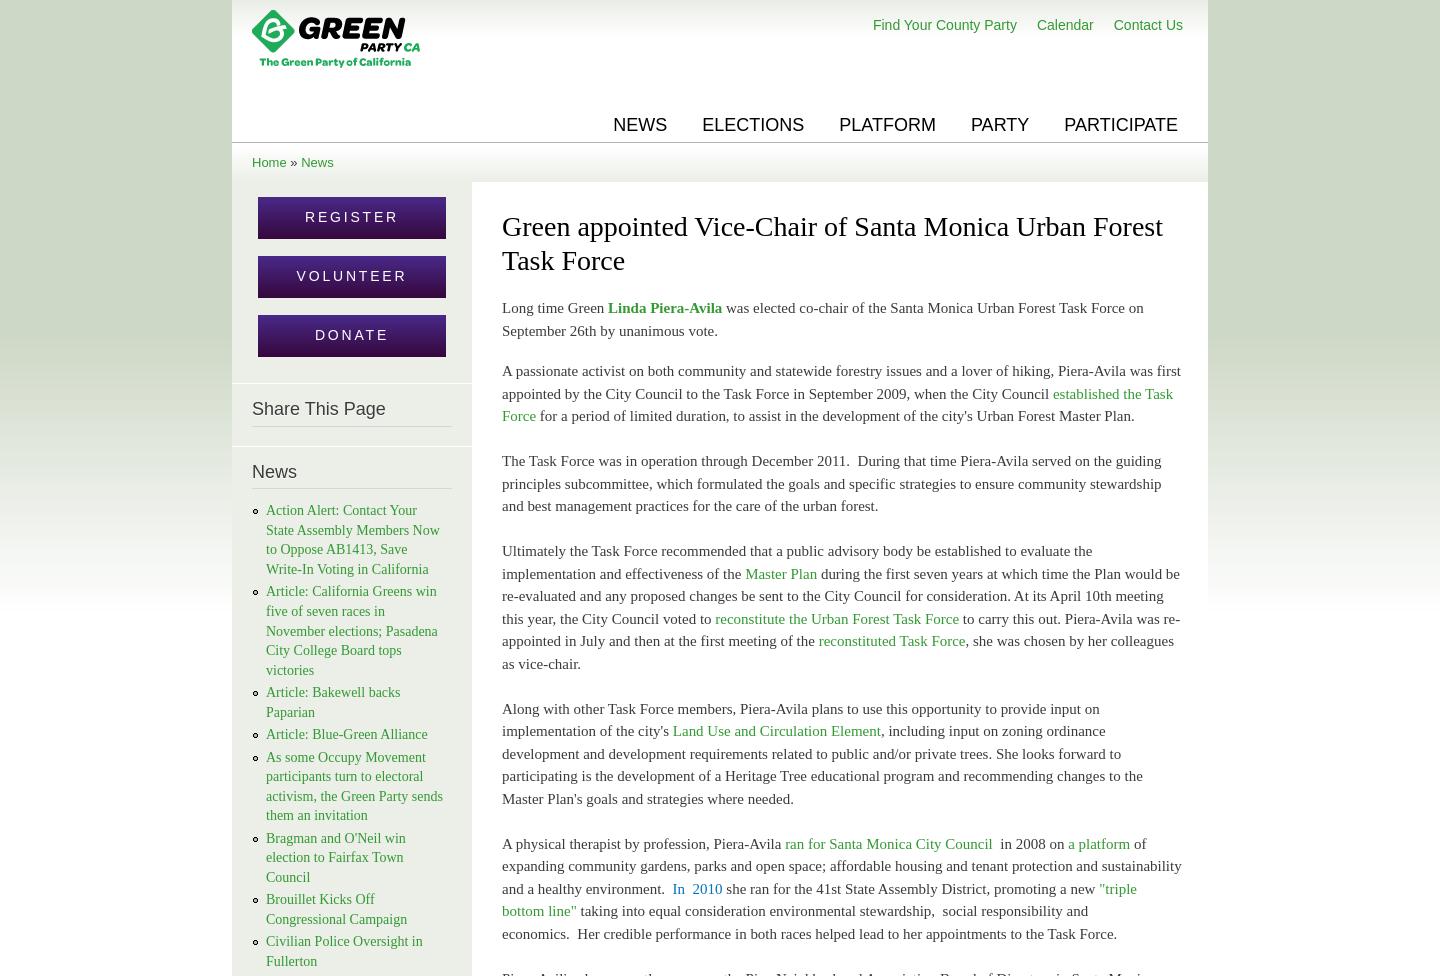 The image size is (1440, 976). I want to click on 'Long time Green', so click(500, 308).